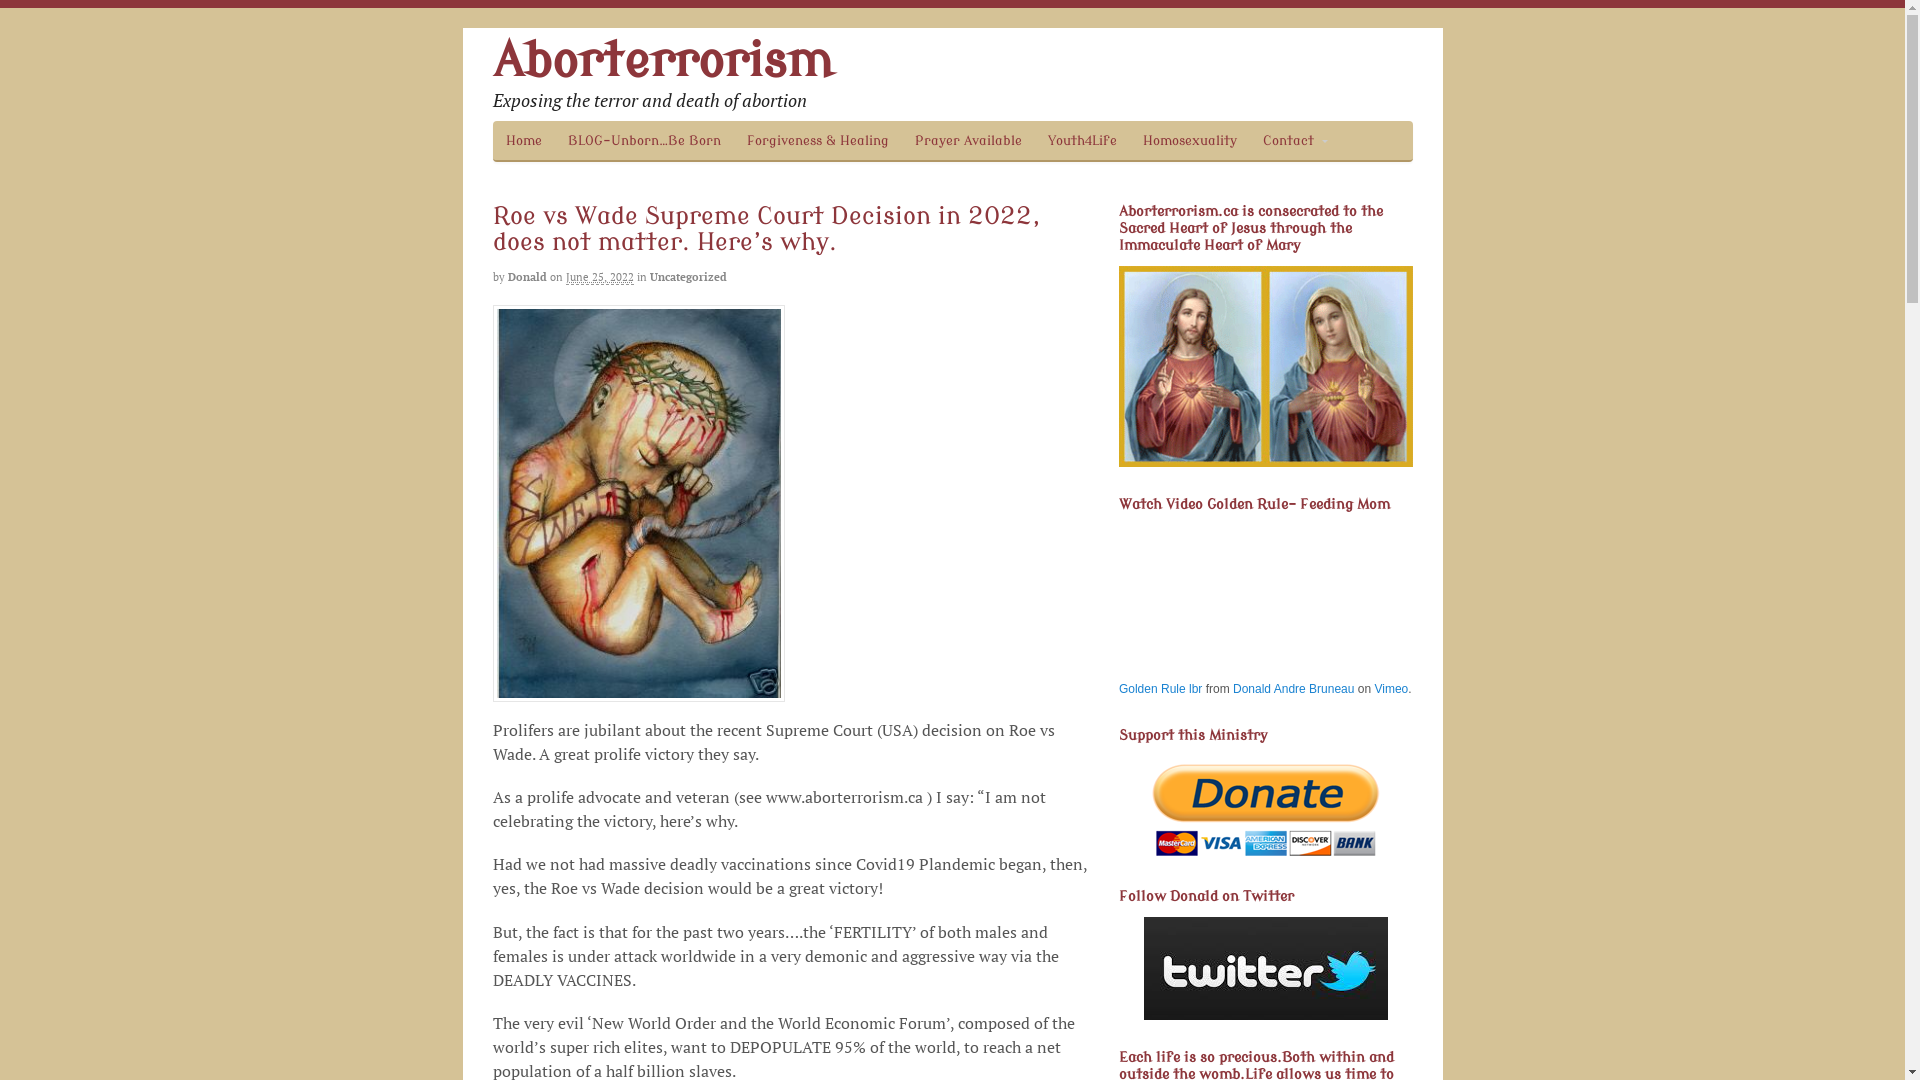  I want to click on 'Forgiveness & Healing', so click(817, 139).